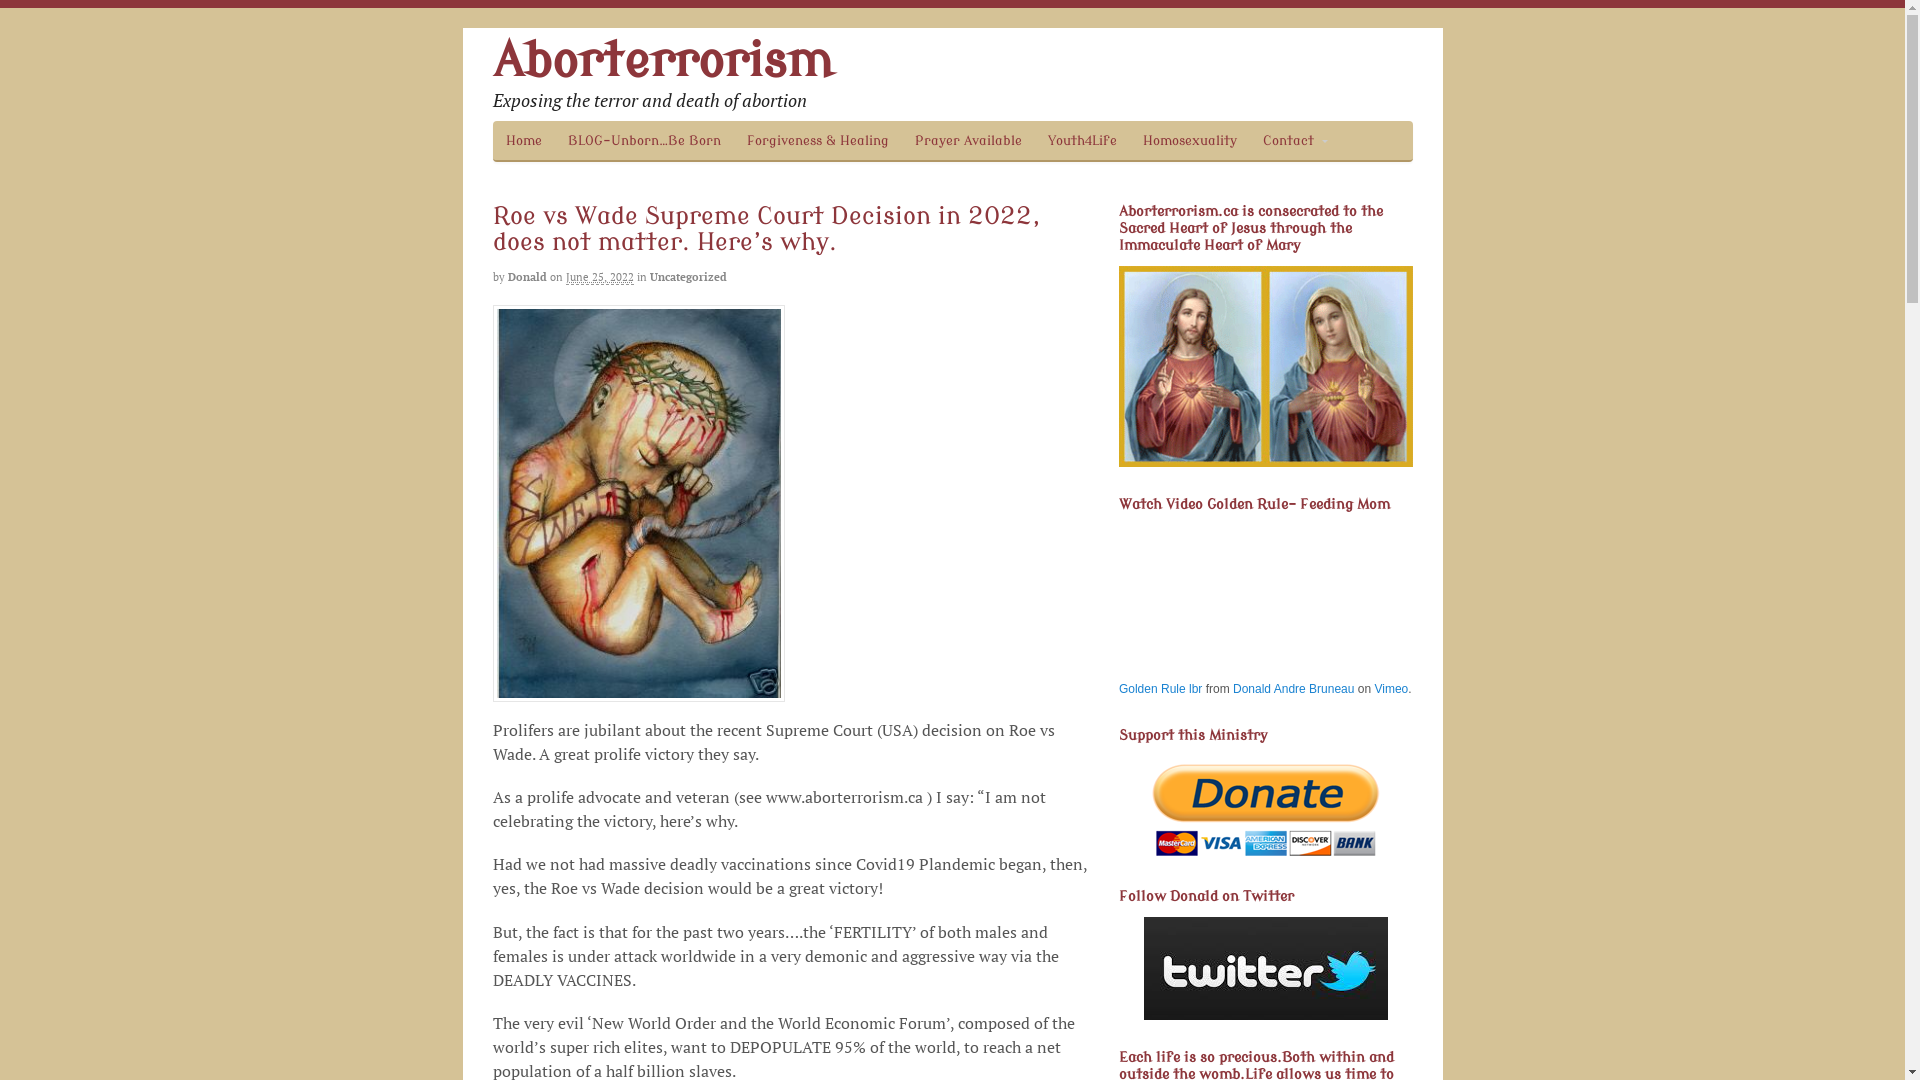  I want to click on 'Forgiveness & Healing', so click(817, 139).